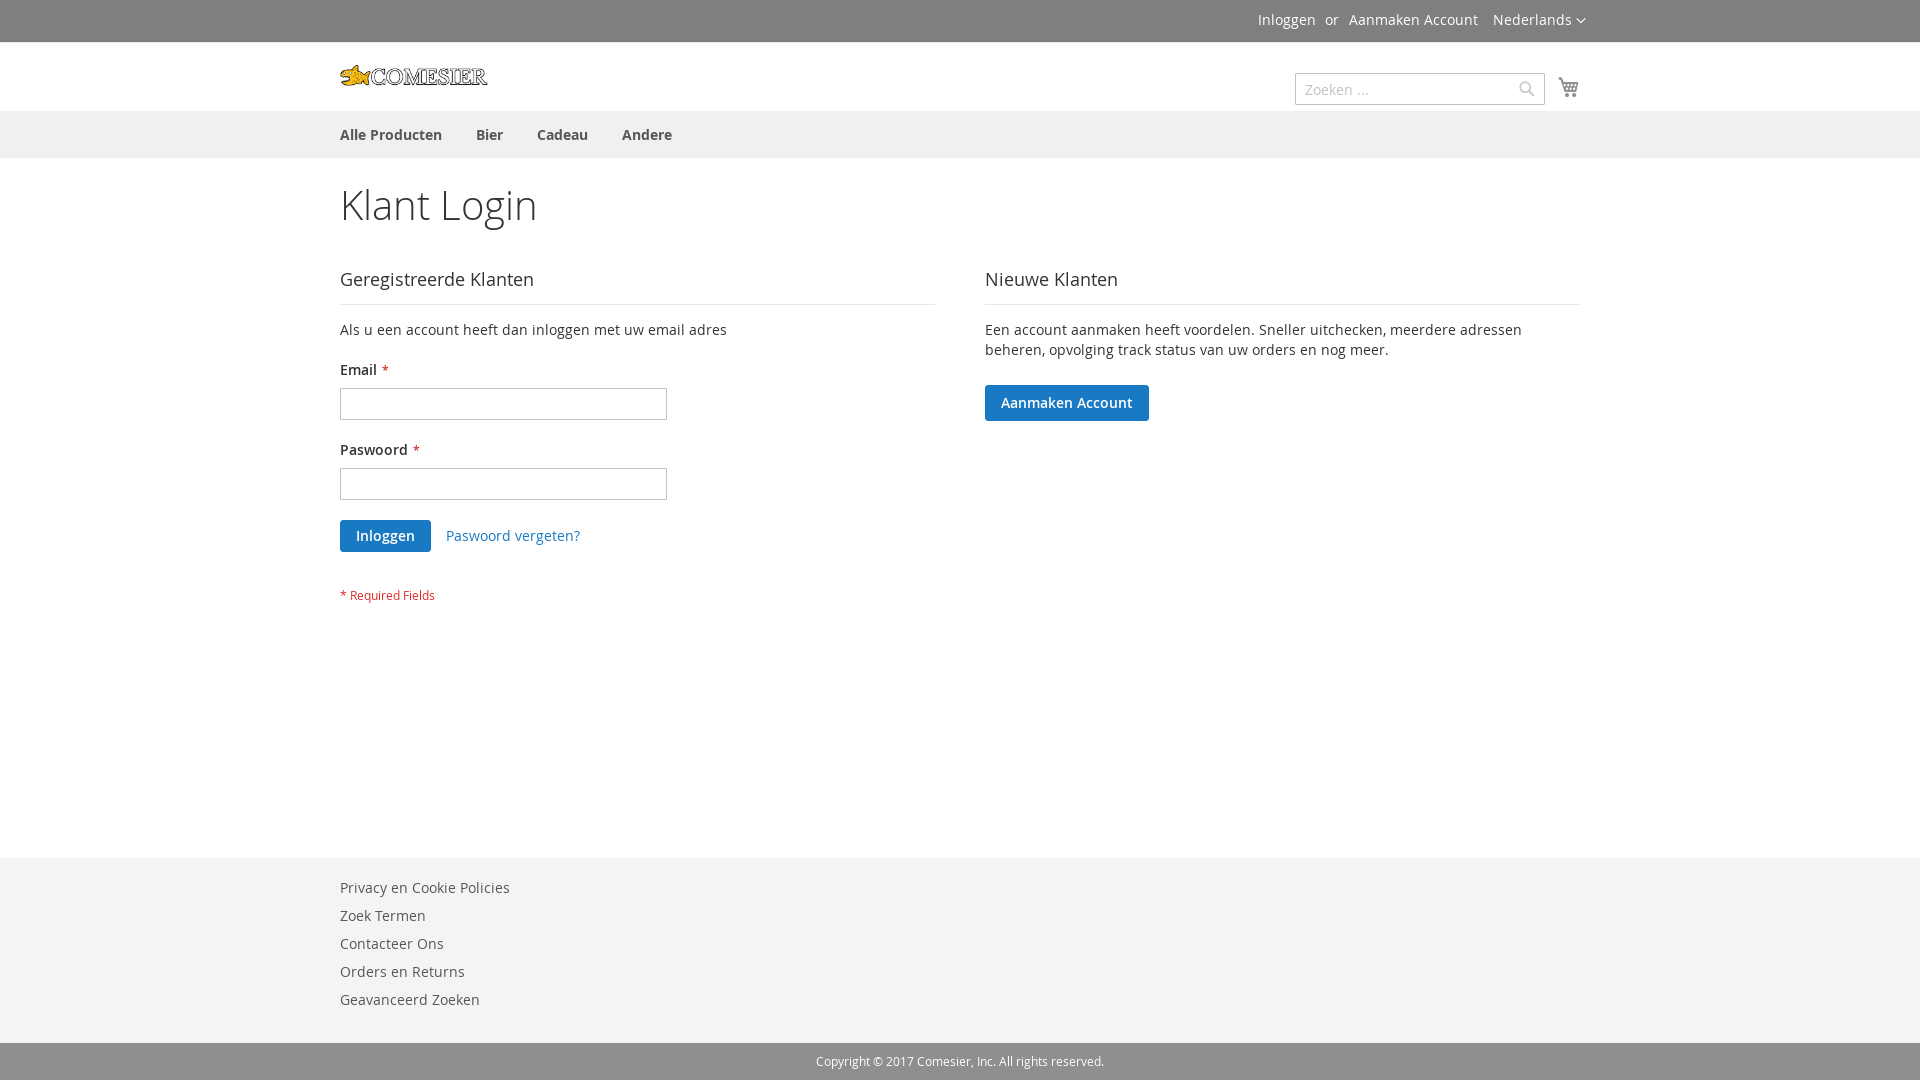 The height and width of the screenshot is (1080, 1920). I want to click on 'Inloggen', so click(340, 535).